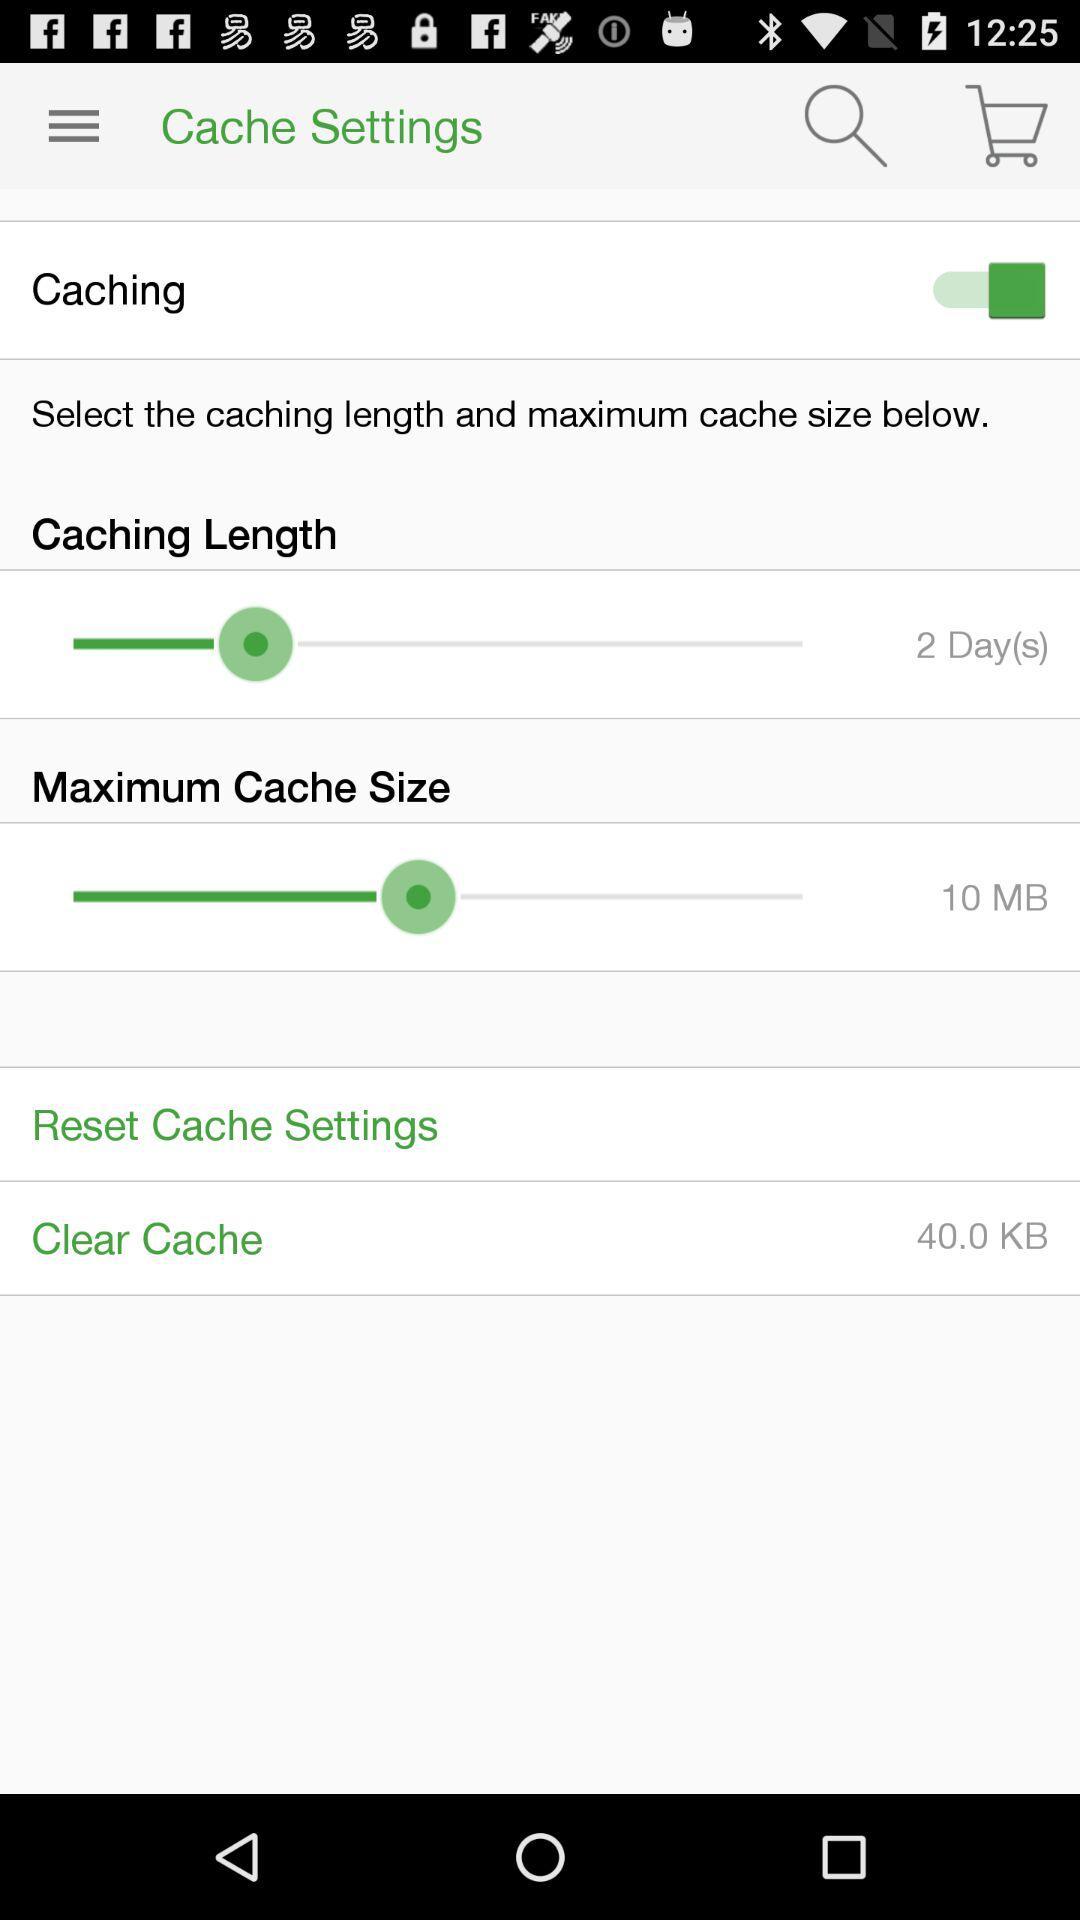 This screenshot has width=1080, height=1920. Describe the element at coordinates (845, 124) in the screenshot. I see `icon next to the cache settings` at that location.